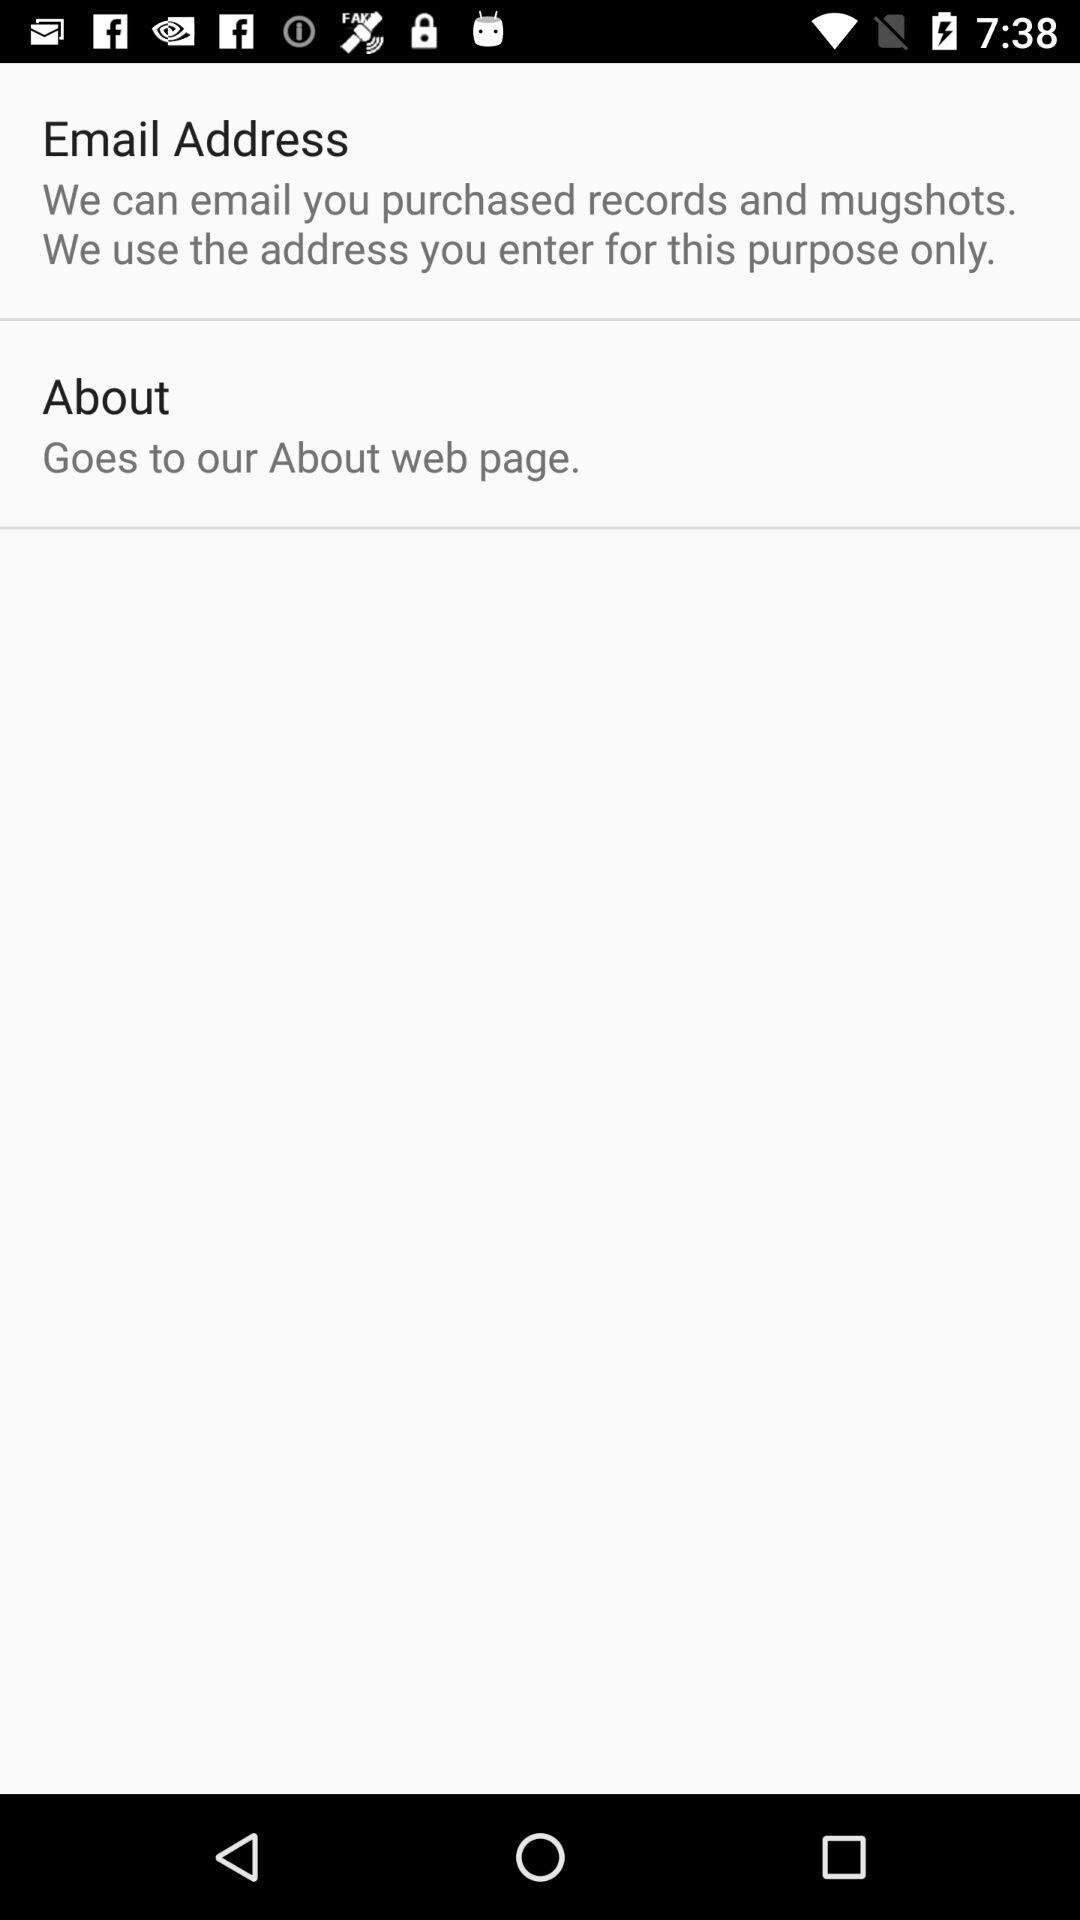 The height and width of the screenshot is (1920, 1080). I want to click on the icon above about icon, so click(540, 222).